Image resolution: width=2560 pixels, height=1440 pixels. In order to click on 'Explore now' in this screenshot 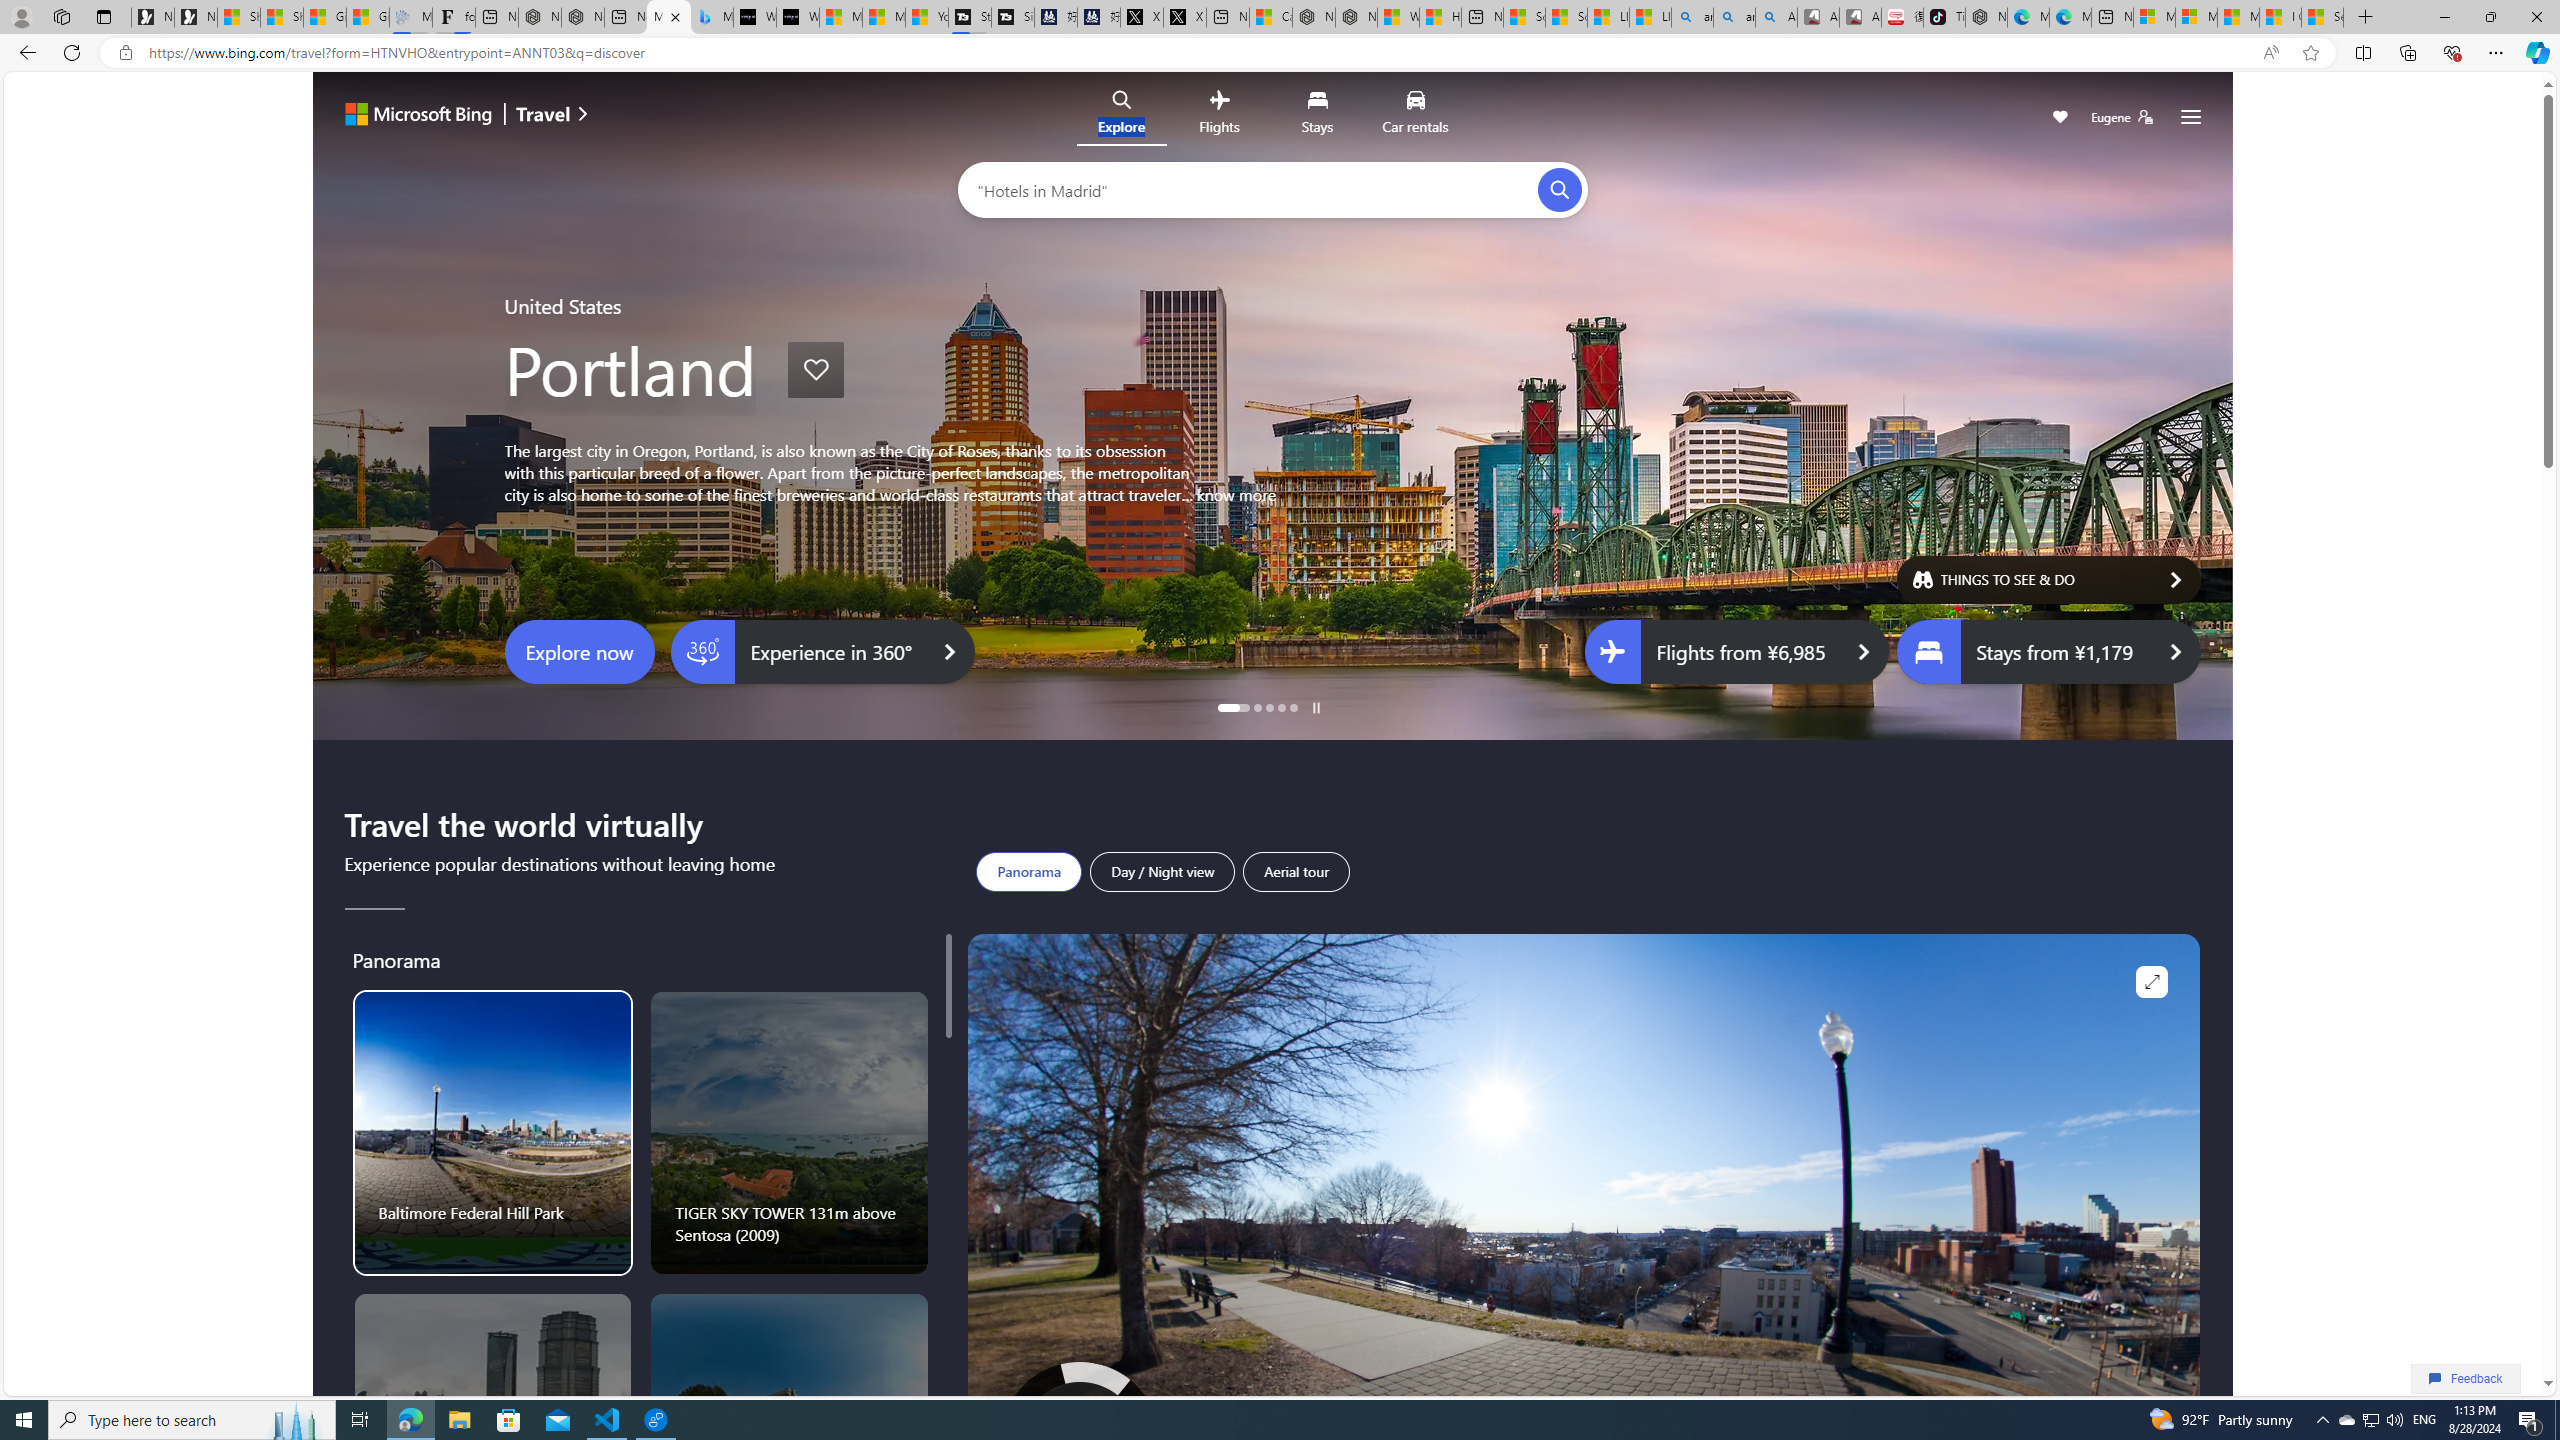, I will do `click(578, 651)`.